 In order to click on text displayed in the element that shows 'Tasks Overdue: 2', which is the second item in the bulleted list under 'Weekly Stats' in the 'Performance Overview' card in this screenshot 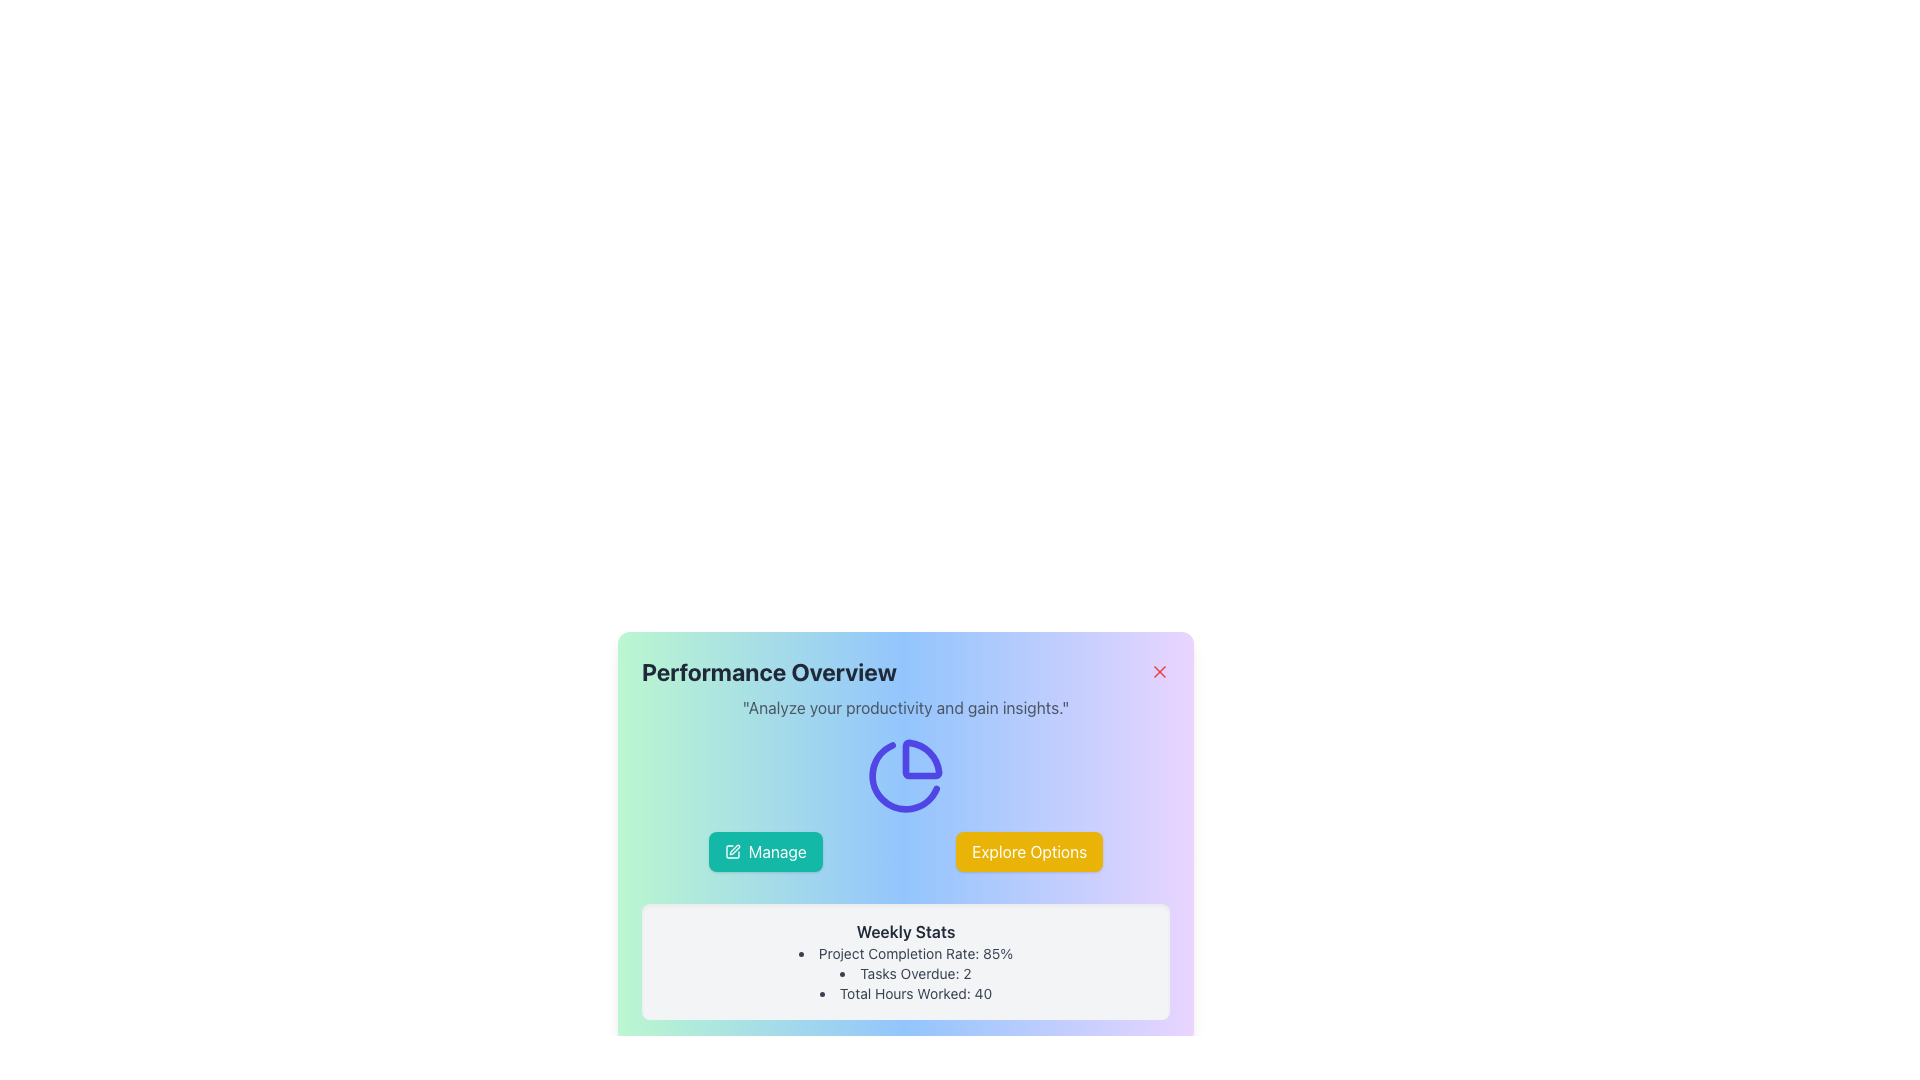, I will do `click(905, 973)`.